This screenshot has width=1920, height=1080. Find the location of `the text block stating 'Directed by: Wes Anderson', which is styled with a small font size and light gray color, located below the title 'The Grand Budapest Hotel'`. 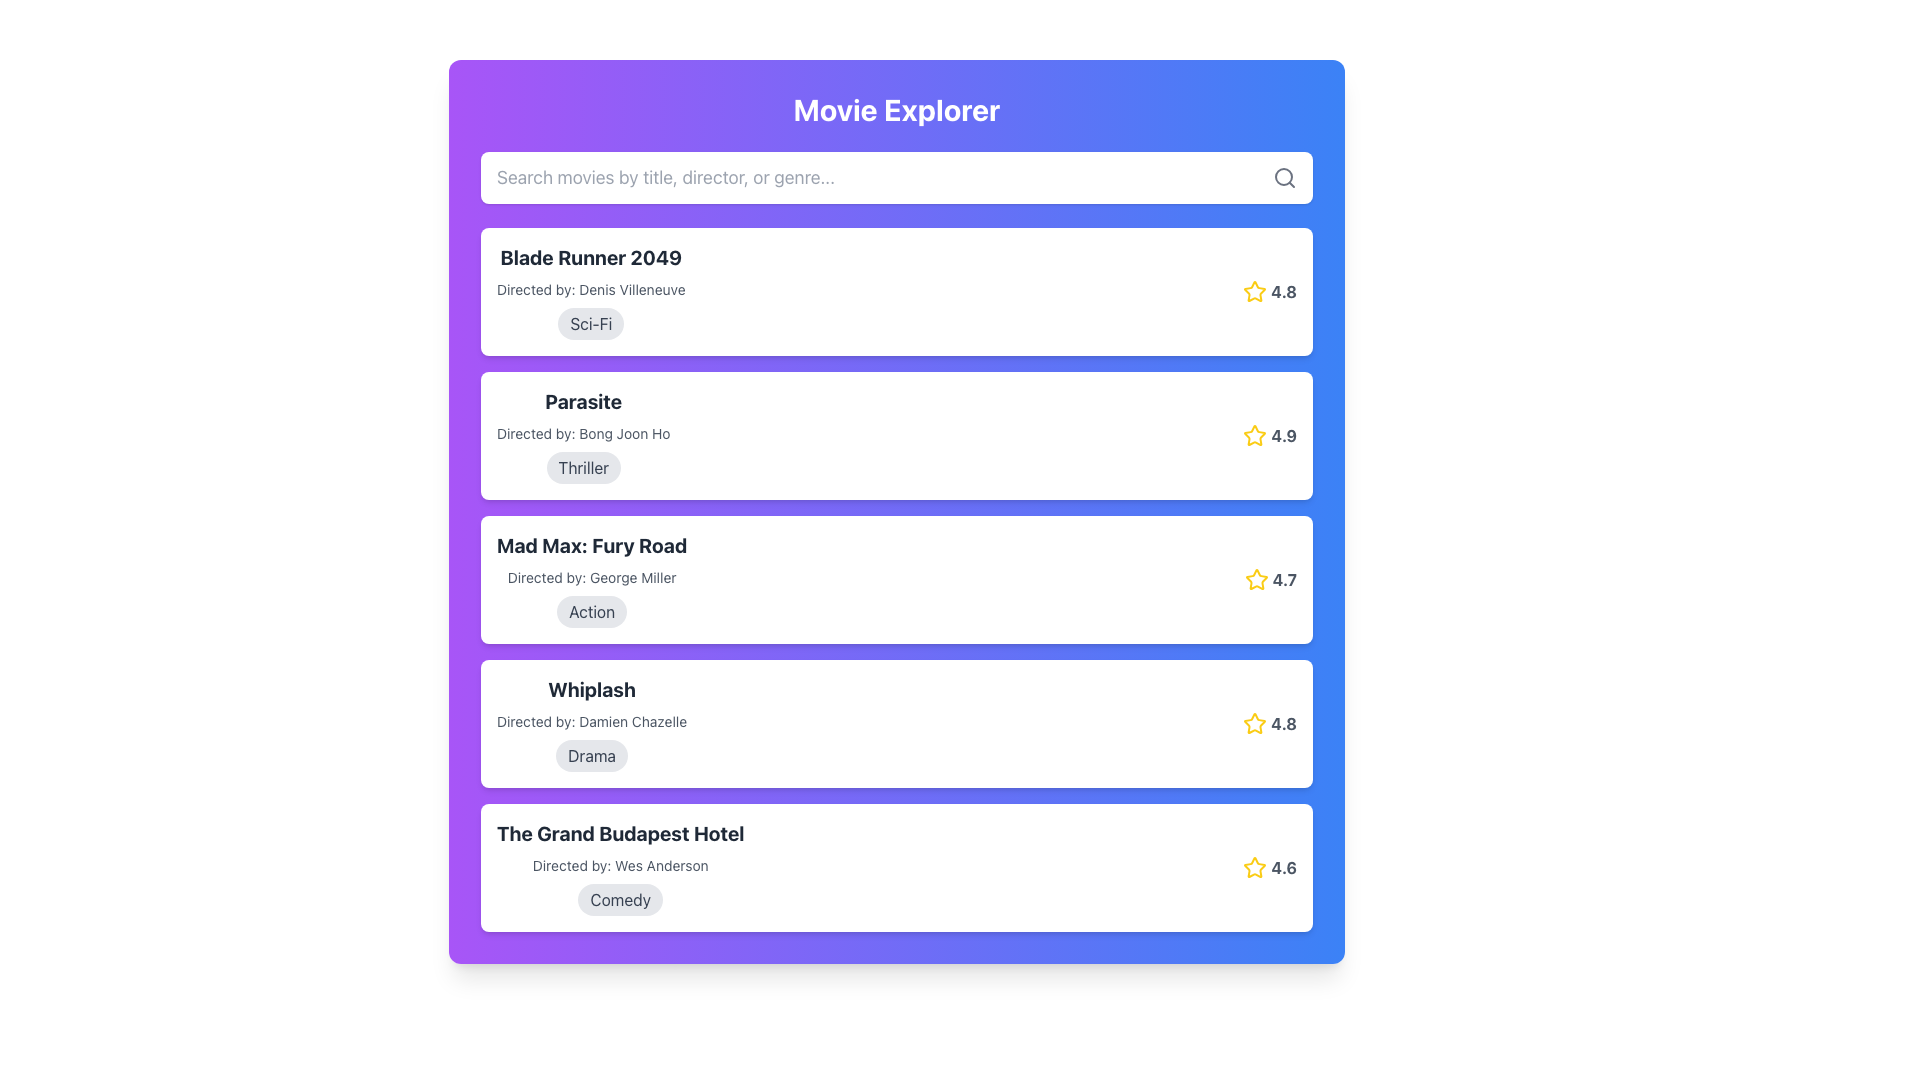

the text block stating 'Directed by: Wes Anderson', which is styled with a small font size and light gray color, located below the title 'The Grand Budapest Hotel' is located at coordinates (619, 865).